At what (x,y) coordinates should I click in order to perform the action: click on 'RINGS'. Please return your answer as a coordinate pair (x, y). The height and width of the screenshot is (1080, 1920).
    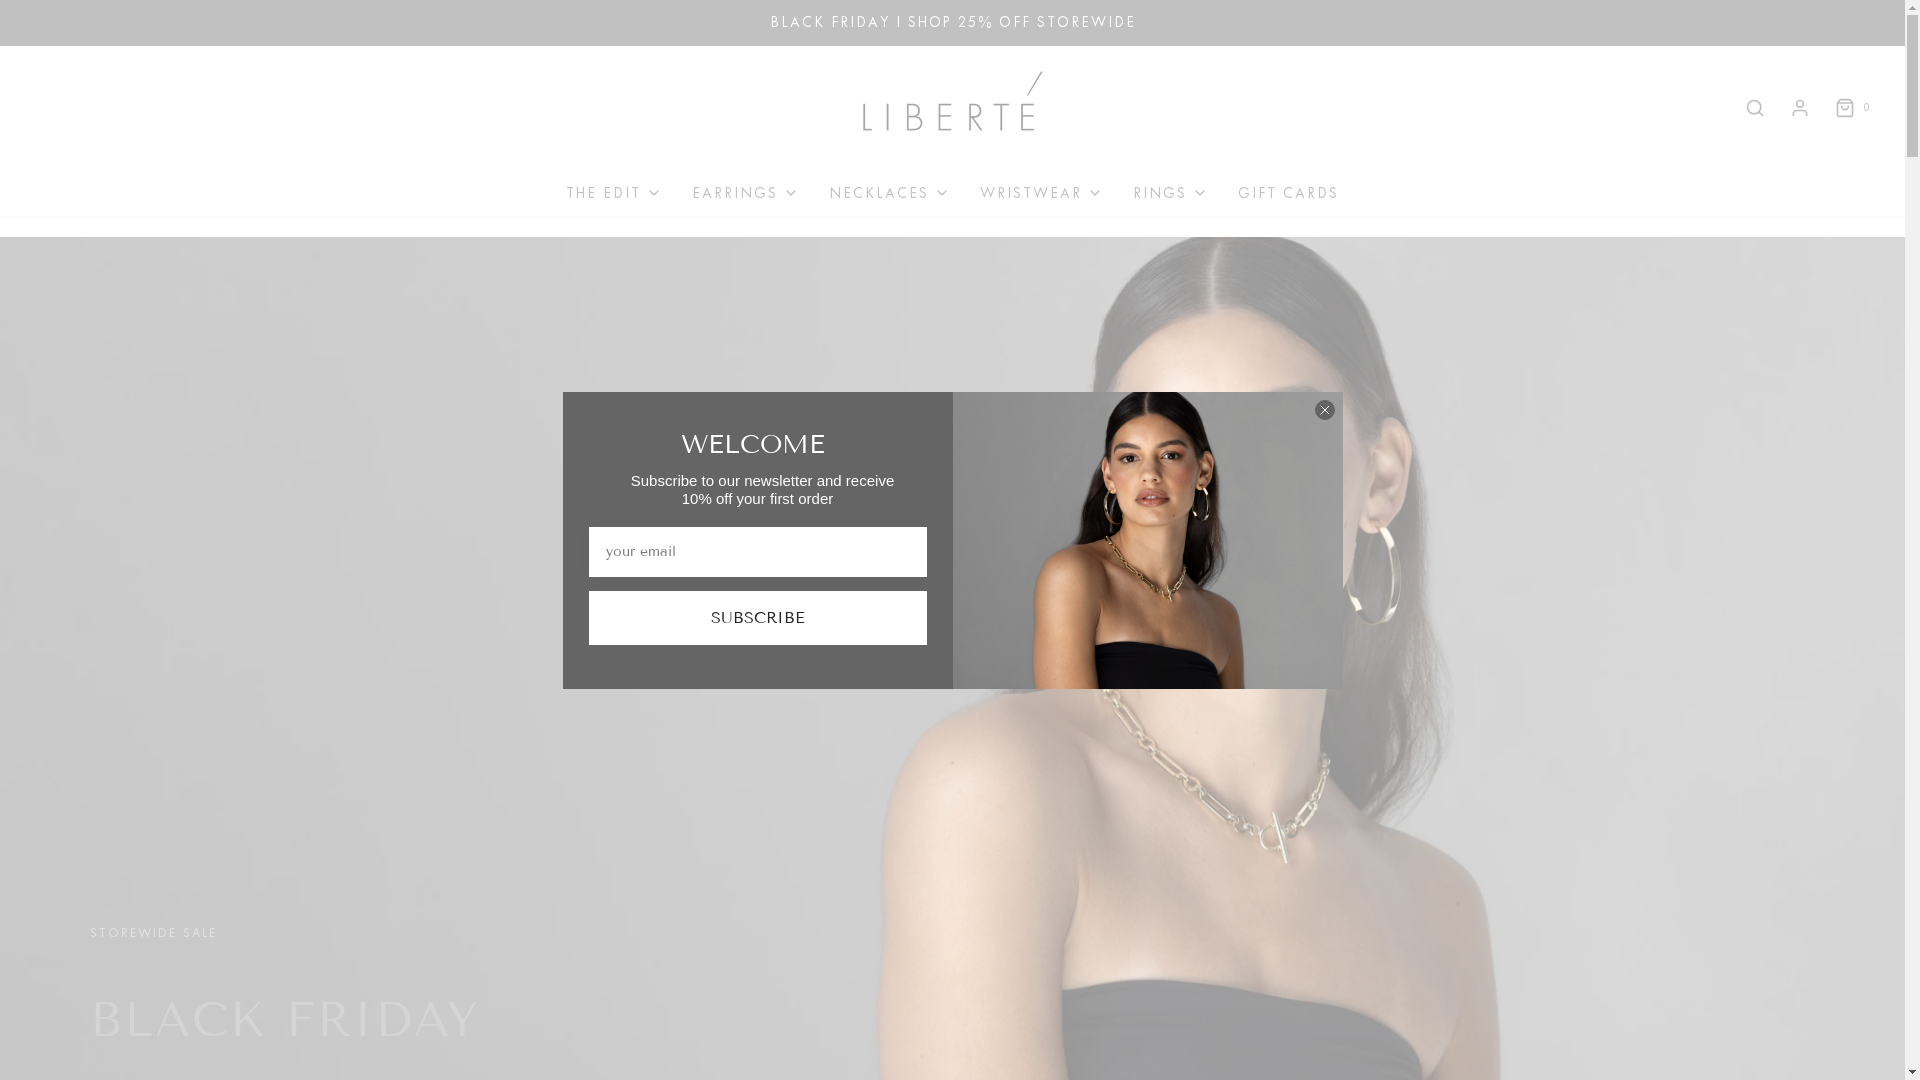
    Looking at the image, I should click on (1170, 193).